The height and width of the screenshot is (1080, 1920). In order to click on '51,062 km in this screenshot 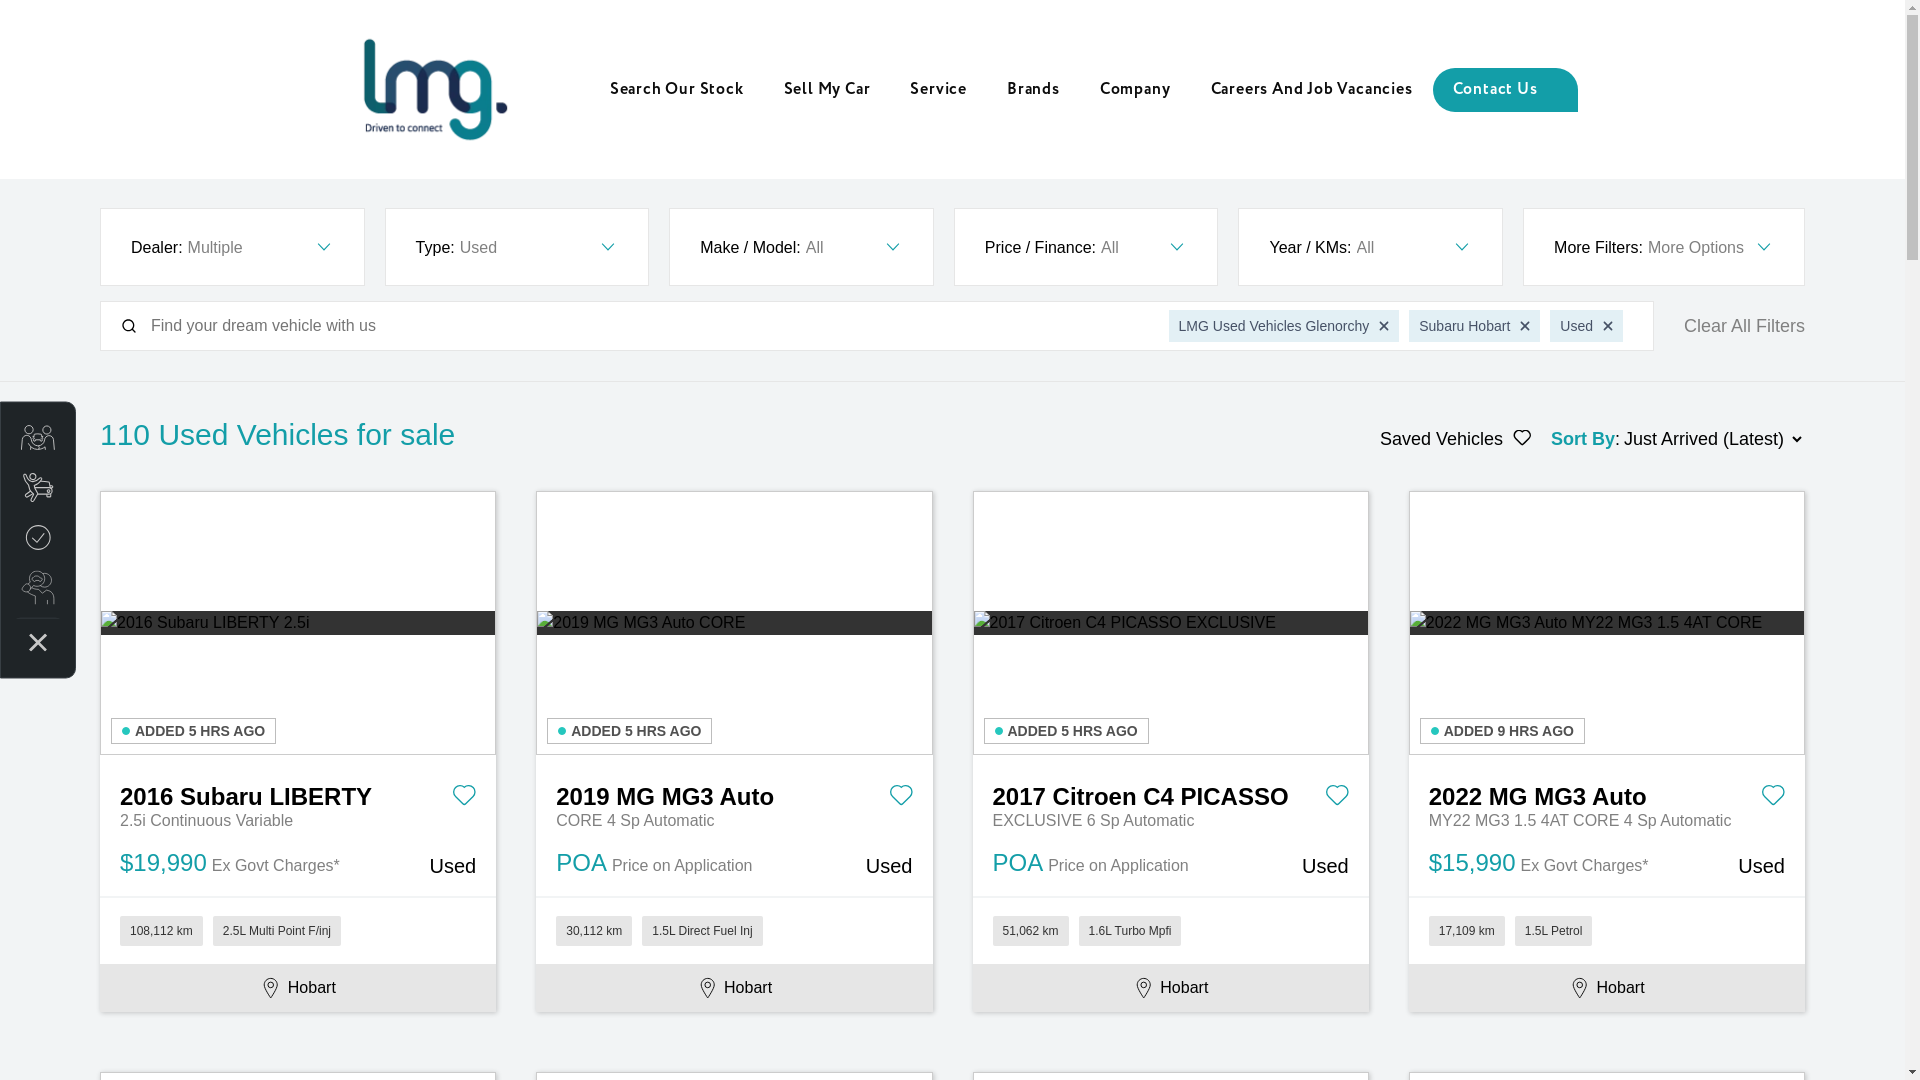, I will do `click(1170, 929)`.